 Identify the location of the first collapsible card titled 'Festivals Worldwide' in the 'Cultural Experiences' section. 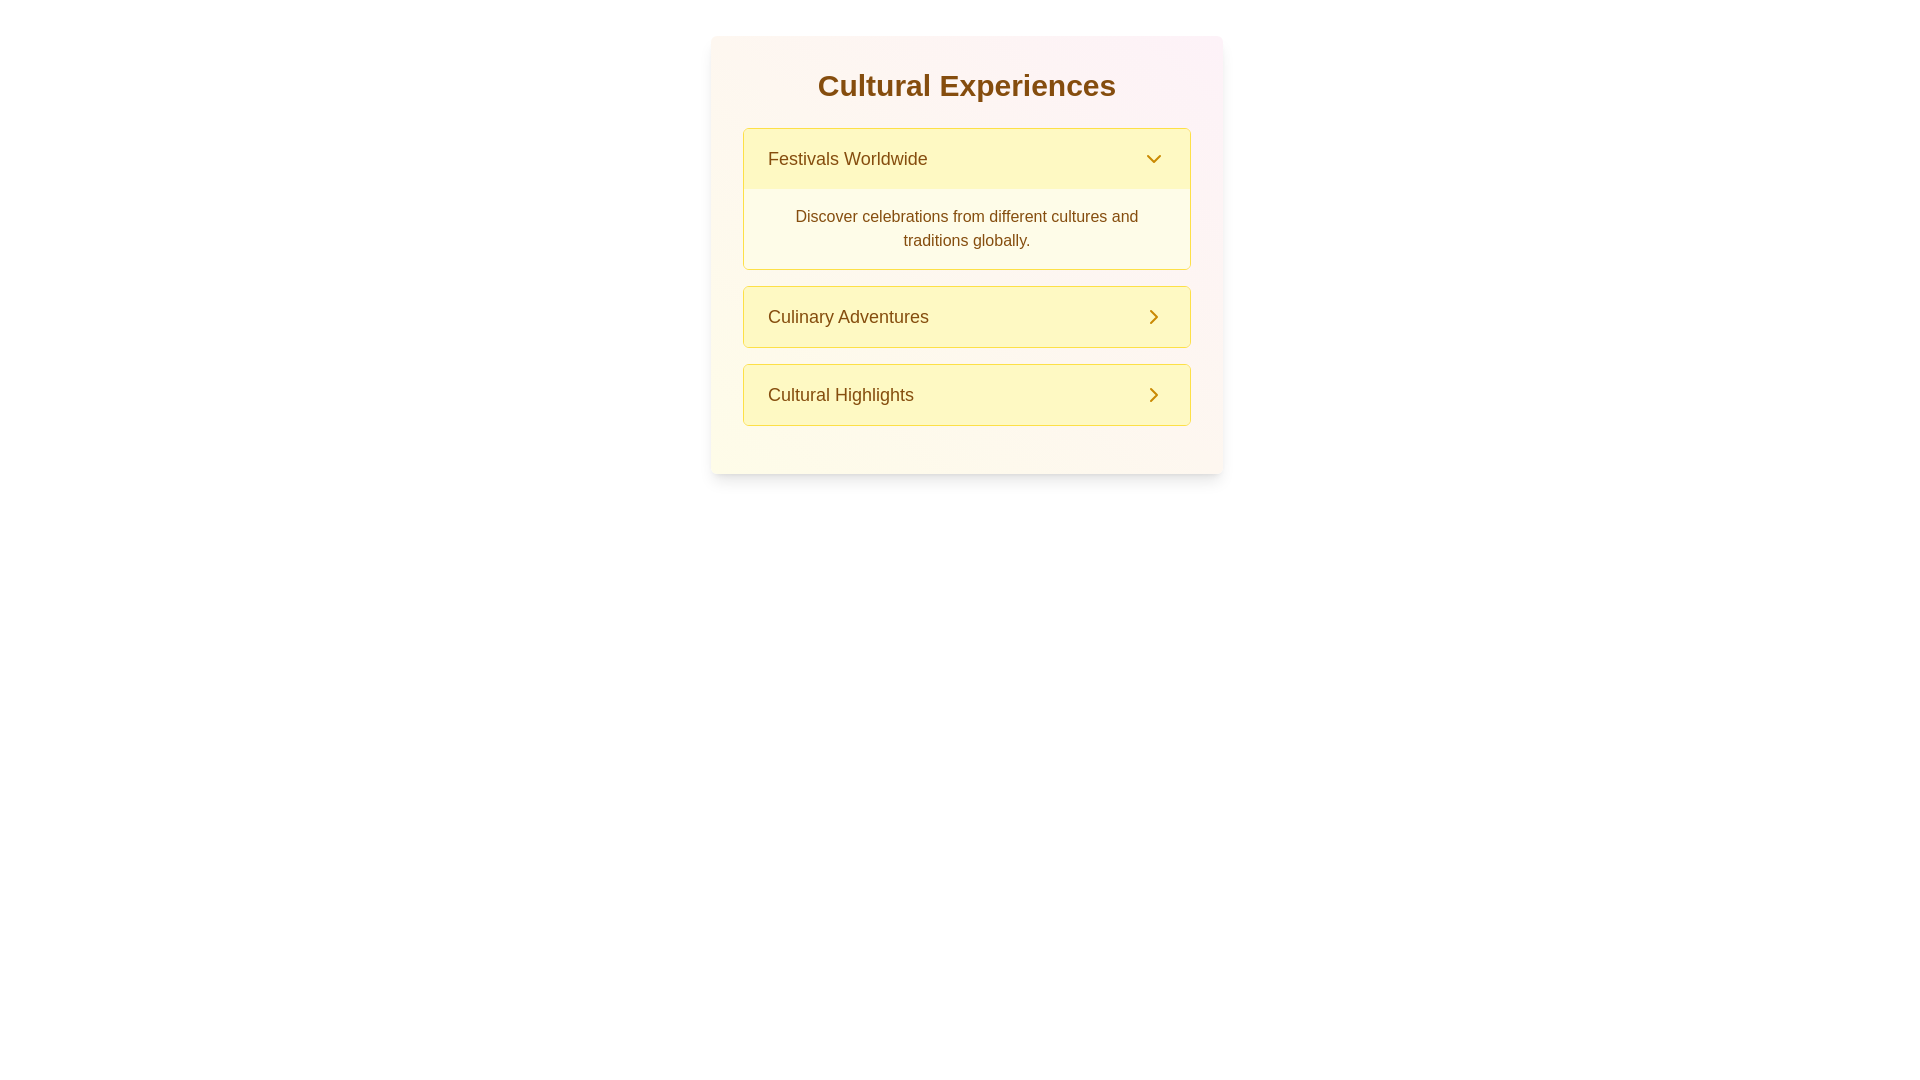
(966, 199).